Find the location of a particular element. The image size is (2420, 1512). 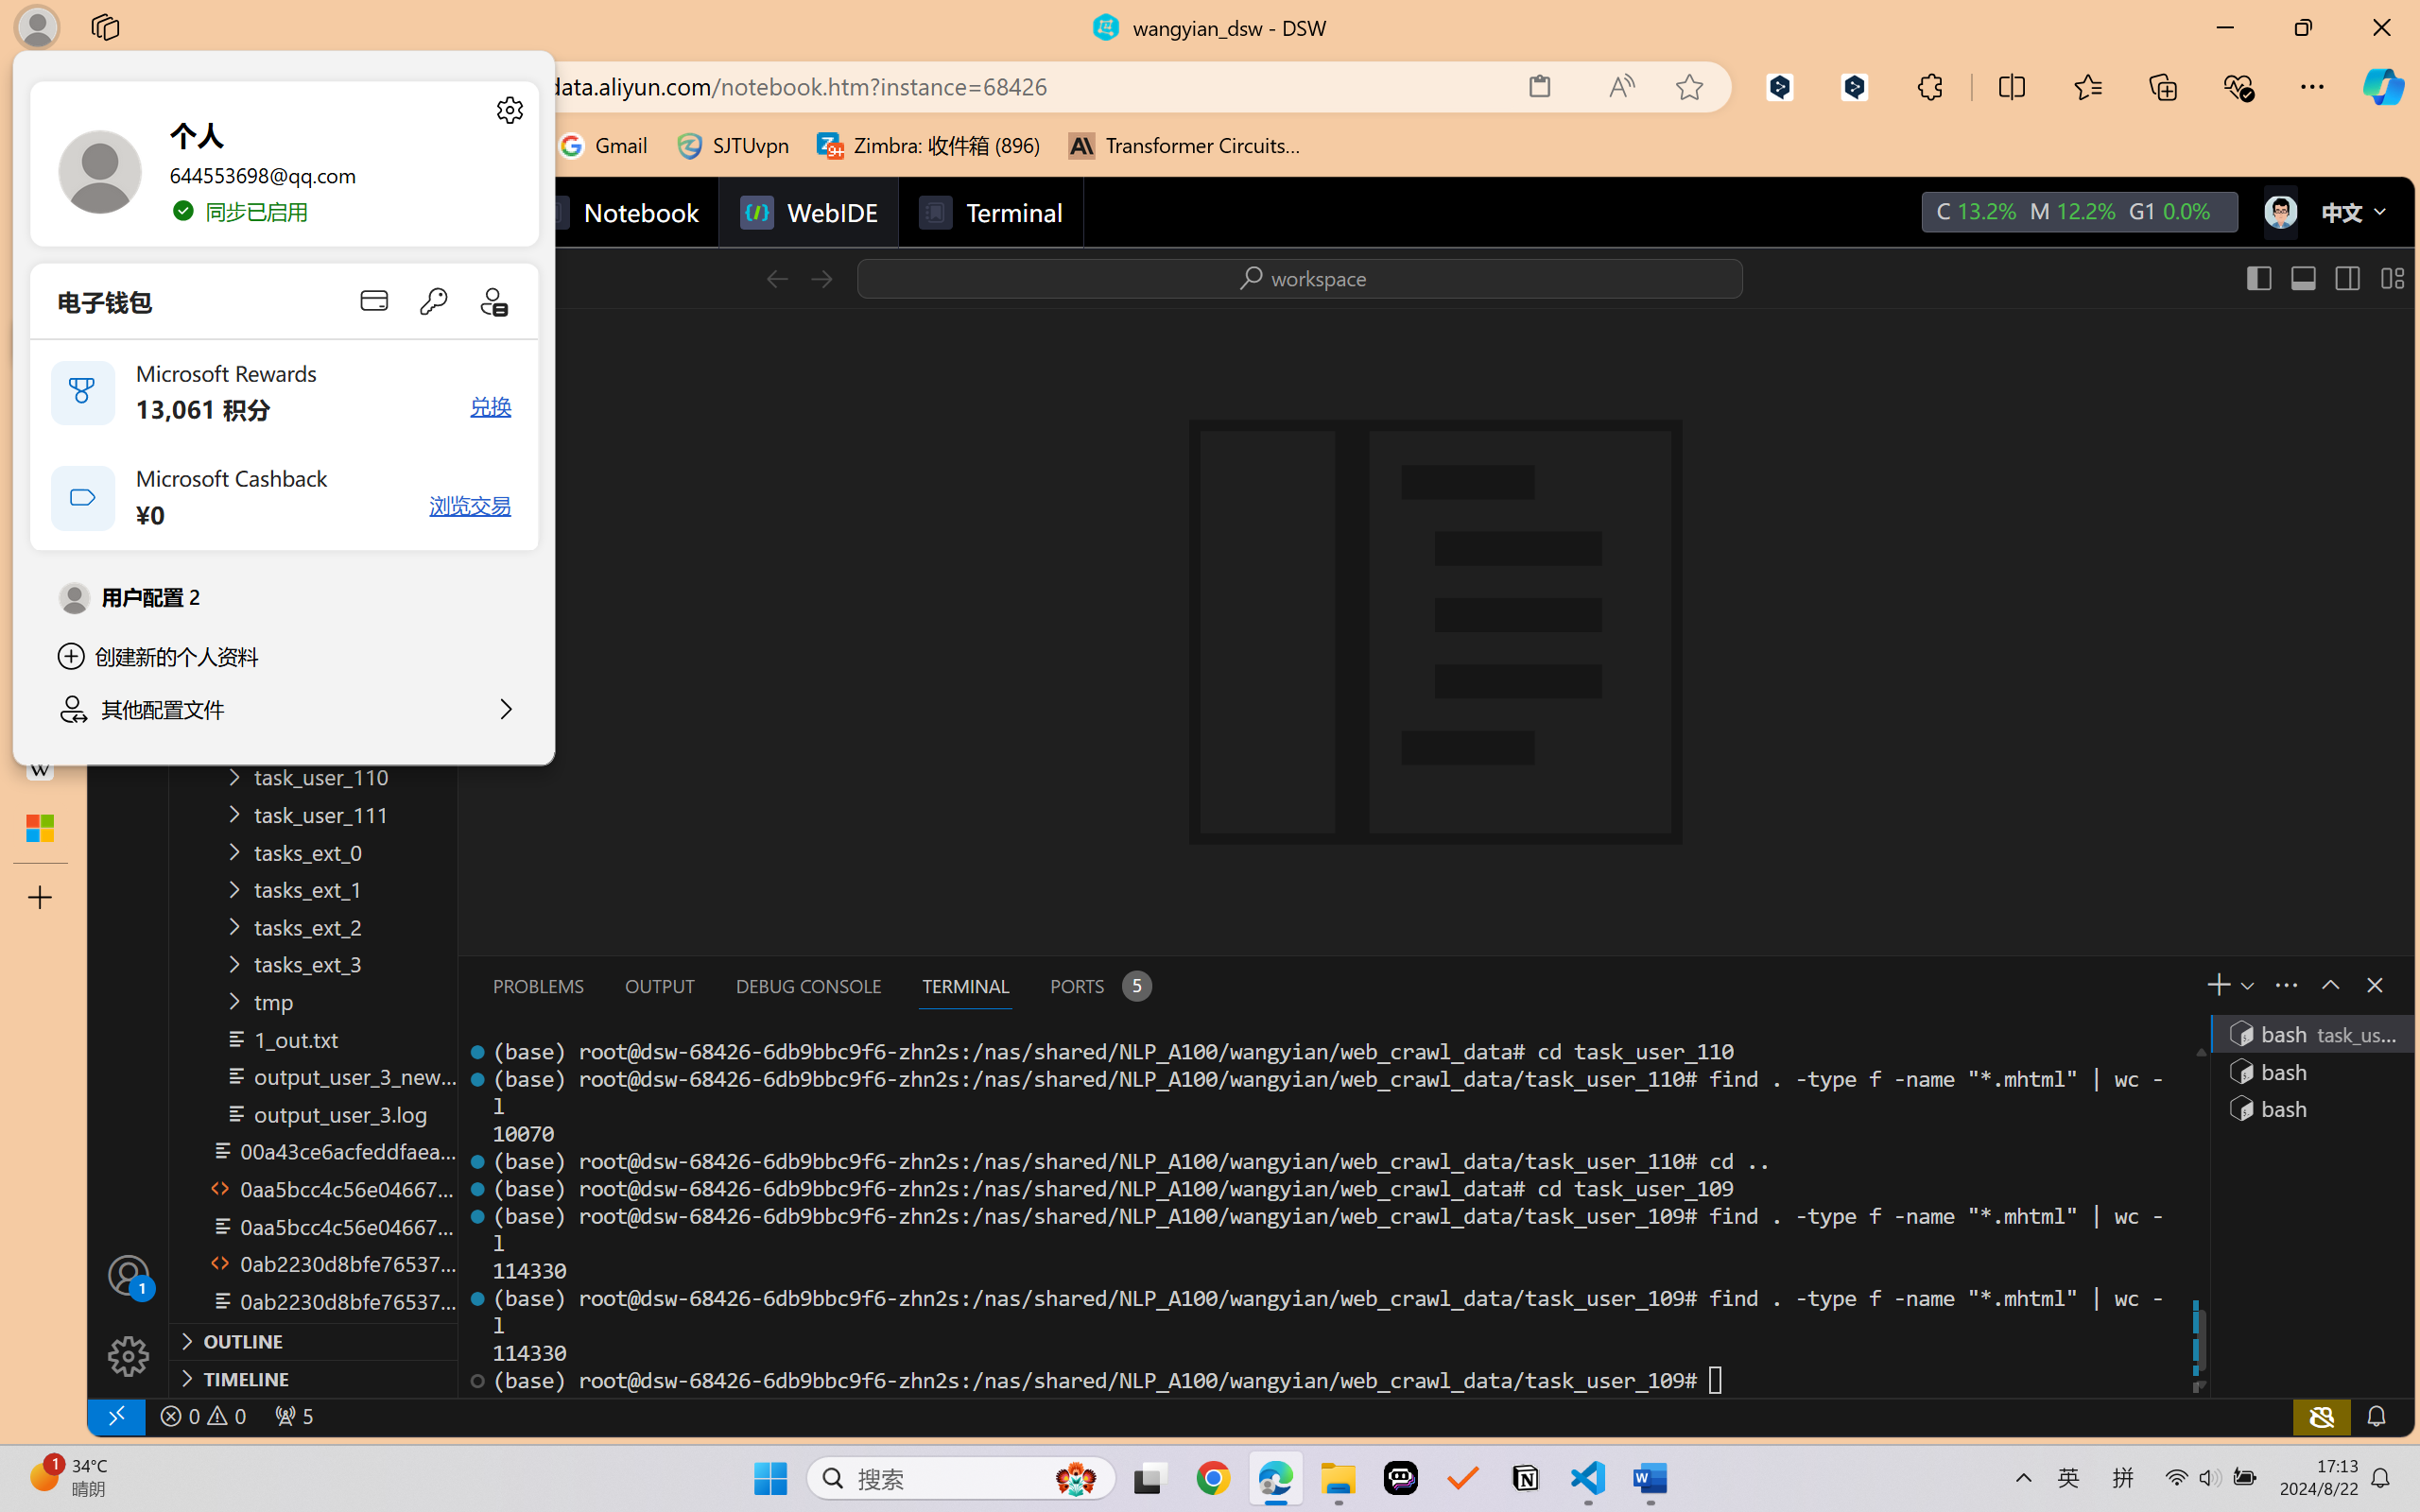

'Toggle Primary Side Bar (Ctrl+B)' is located at coordinates (2256, 277).